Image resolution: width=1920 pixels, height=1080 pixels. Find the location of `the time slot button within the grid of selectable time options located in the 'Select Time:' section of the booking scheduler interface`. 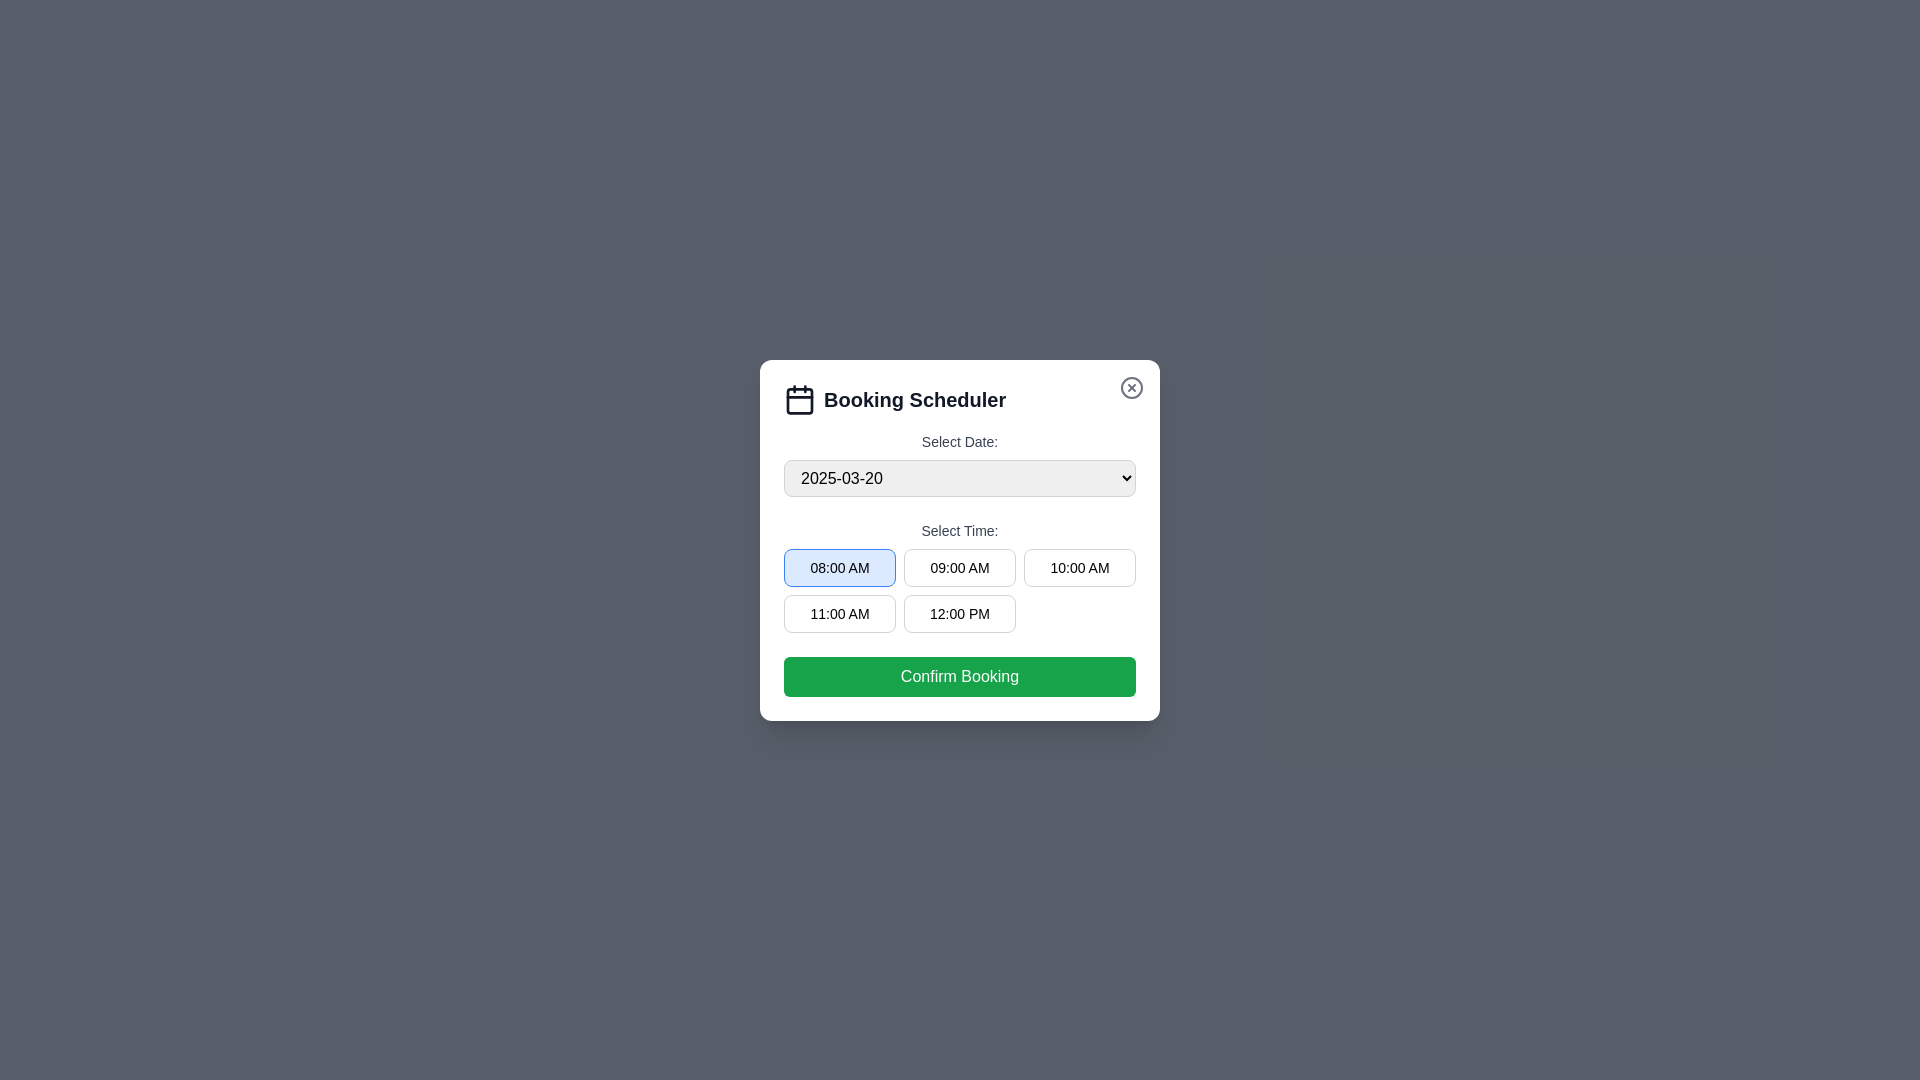

the time slot button within the grid of selectable time options located in the 'Select Time:' section of the booking scheduler interface is located at coordinates (960, 575).